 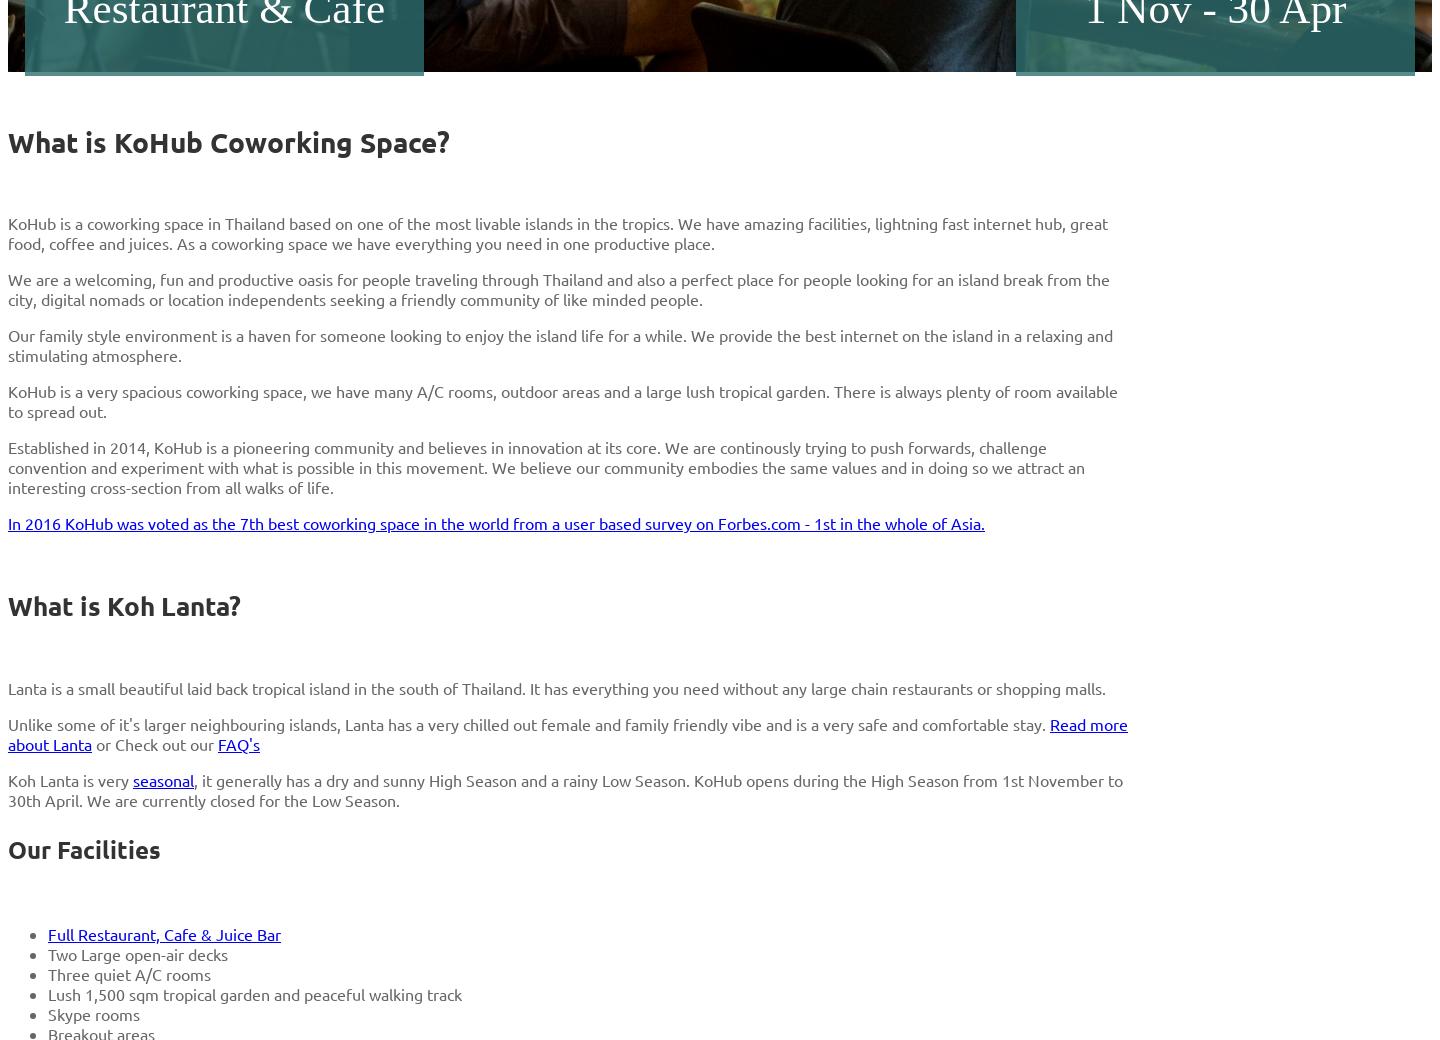 I want to click on 'seasonal', so click(x=162, y=780).